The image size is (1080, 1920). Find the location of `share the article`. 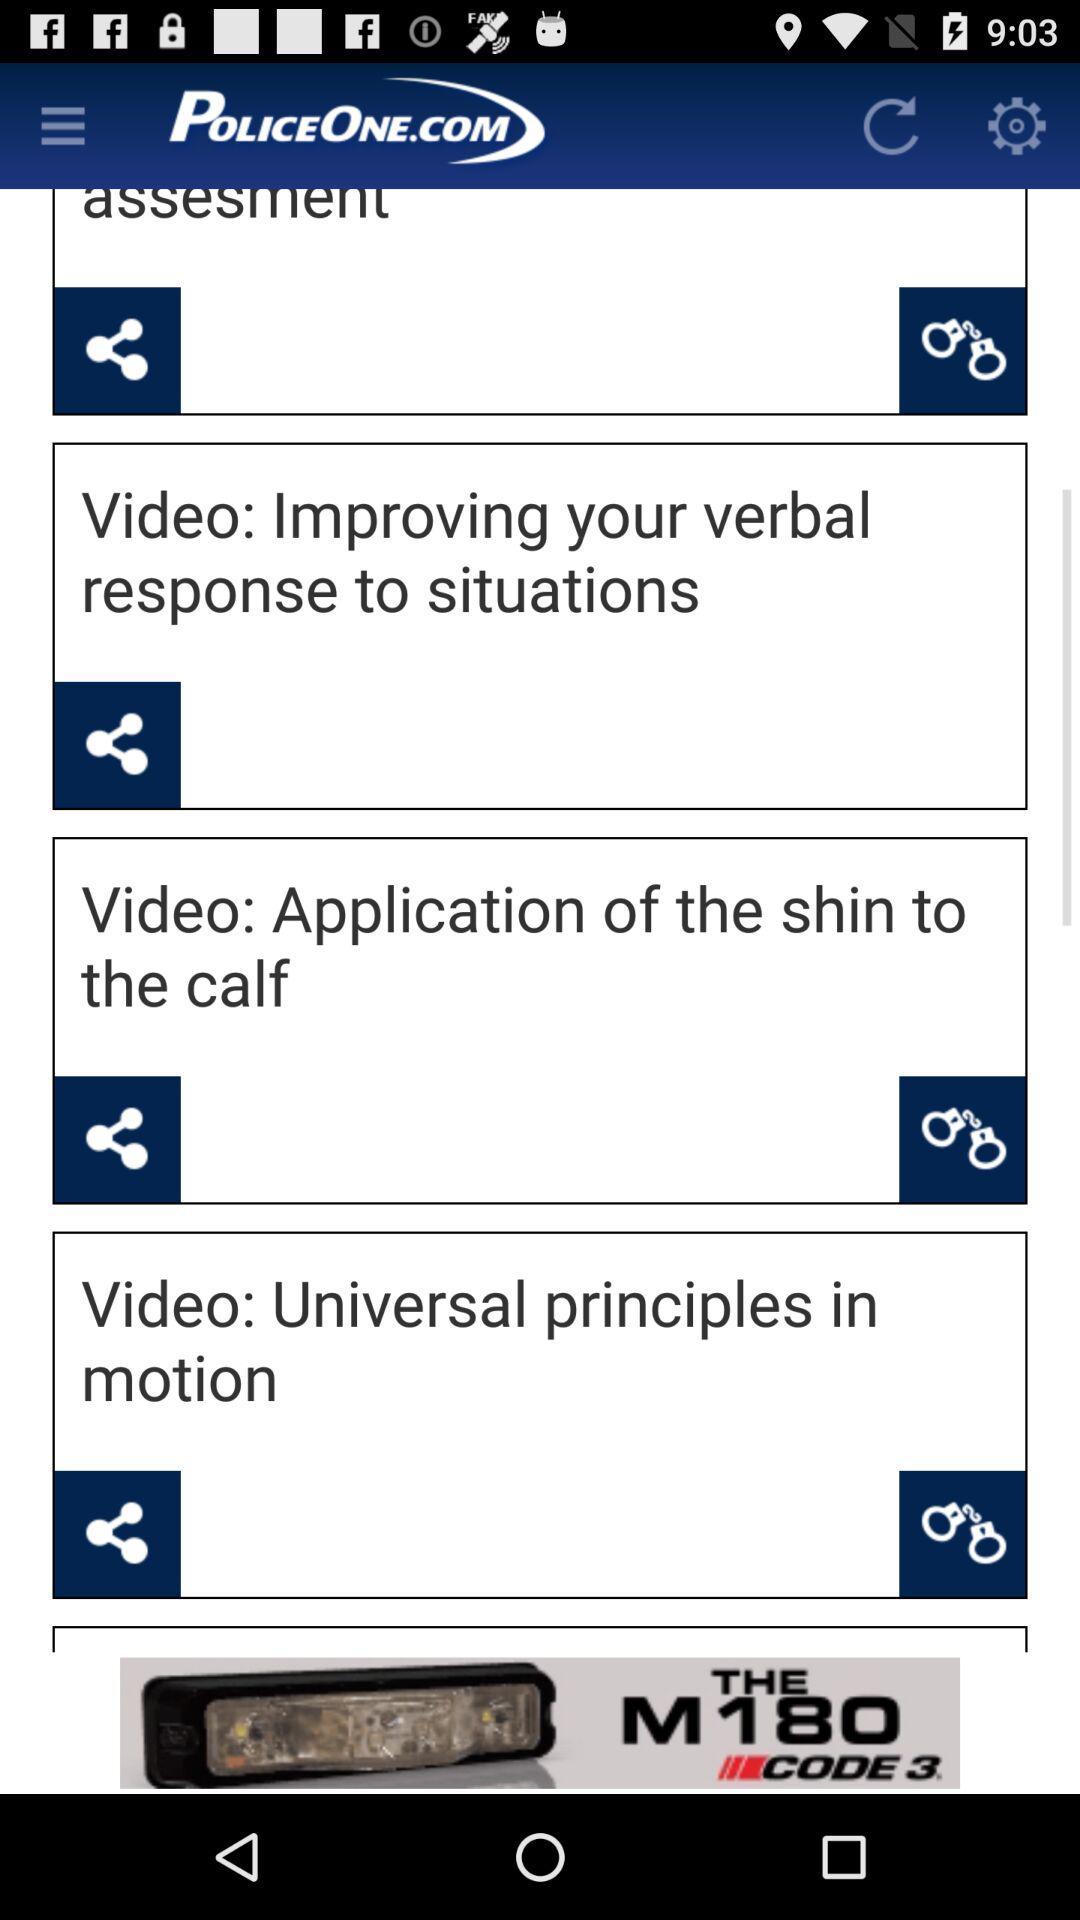

share the article is located at coordinates (117, 1532).